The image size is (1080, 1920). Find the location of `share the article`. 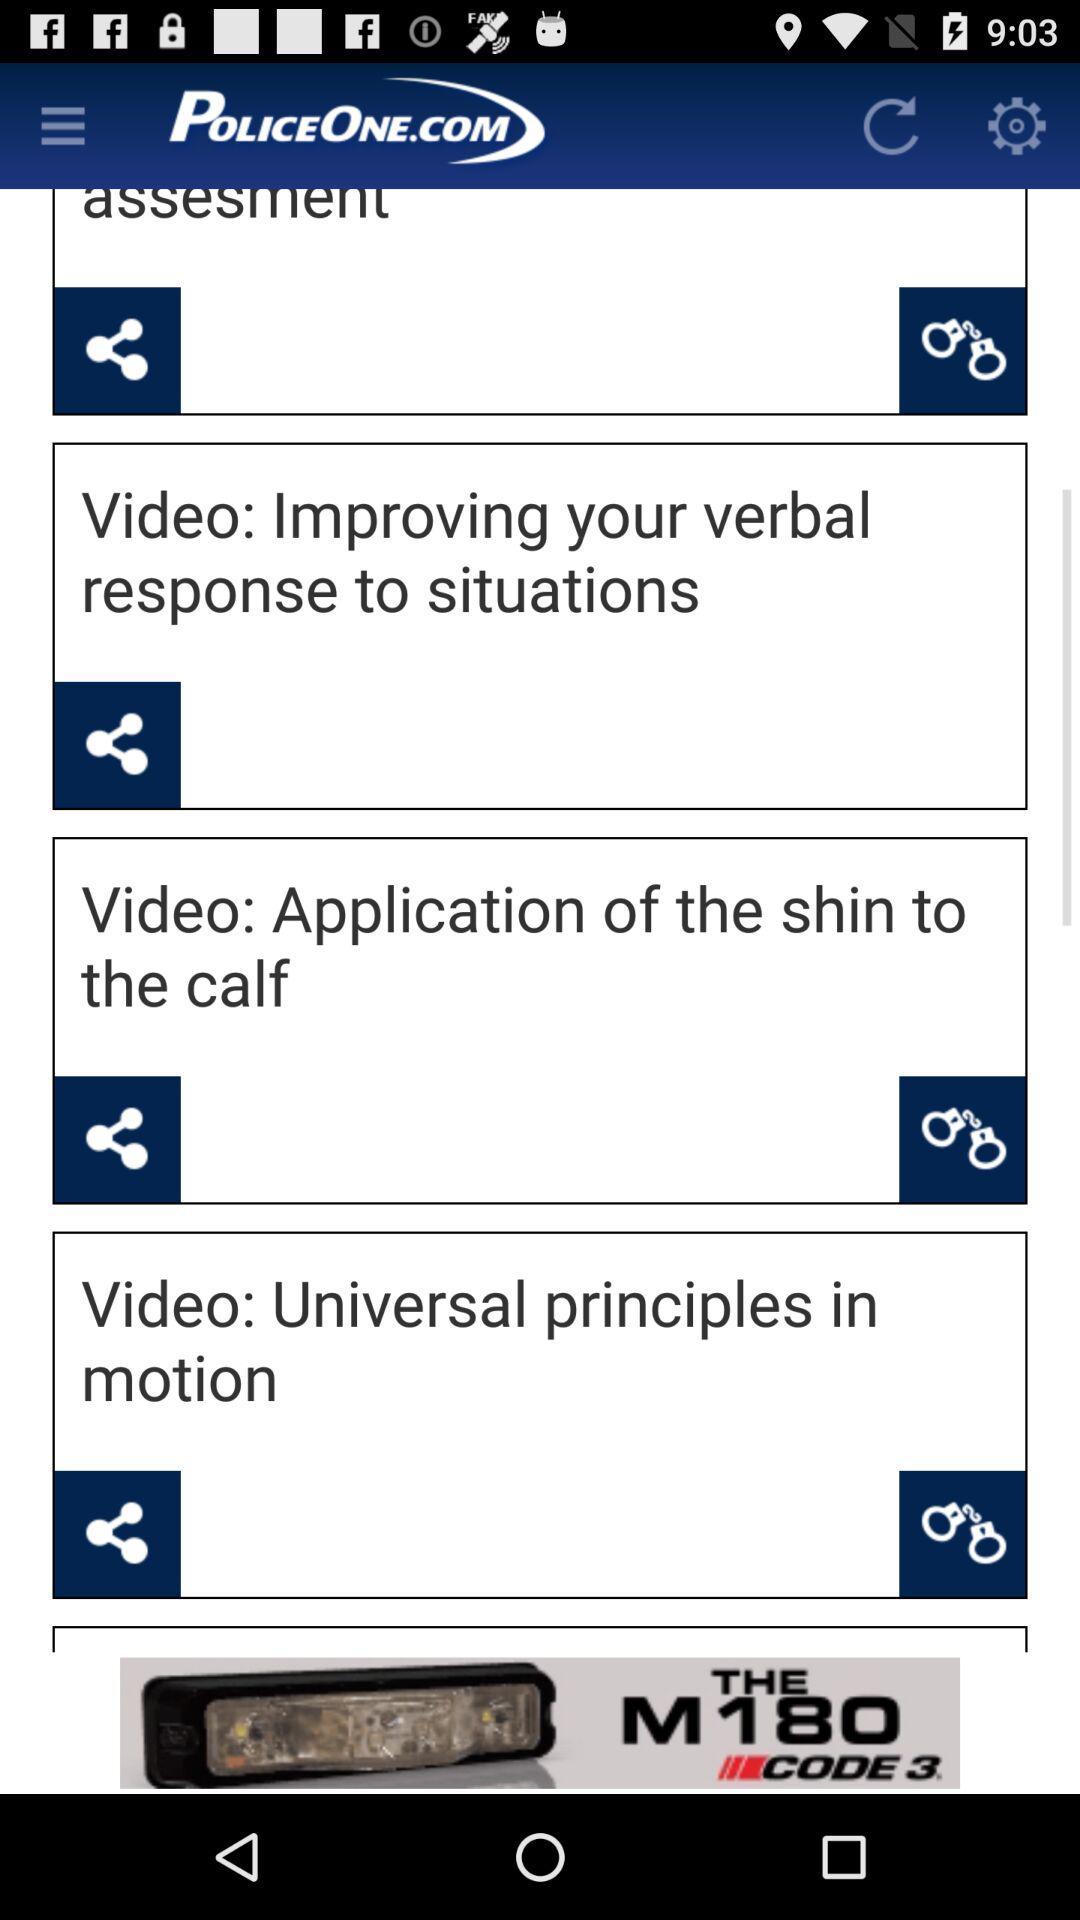

share the article is located at coordinates (117, 1532).